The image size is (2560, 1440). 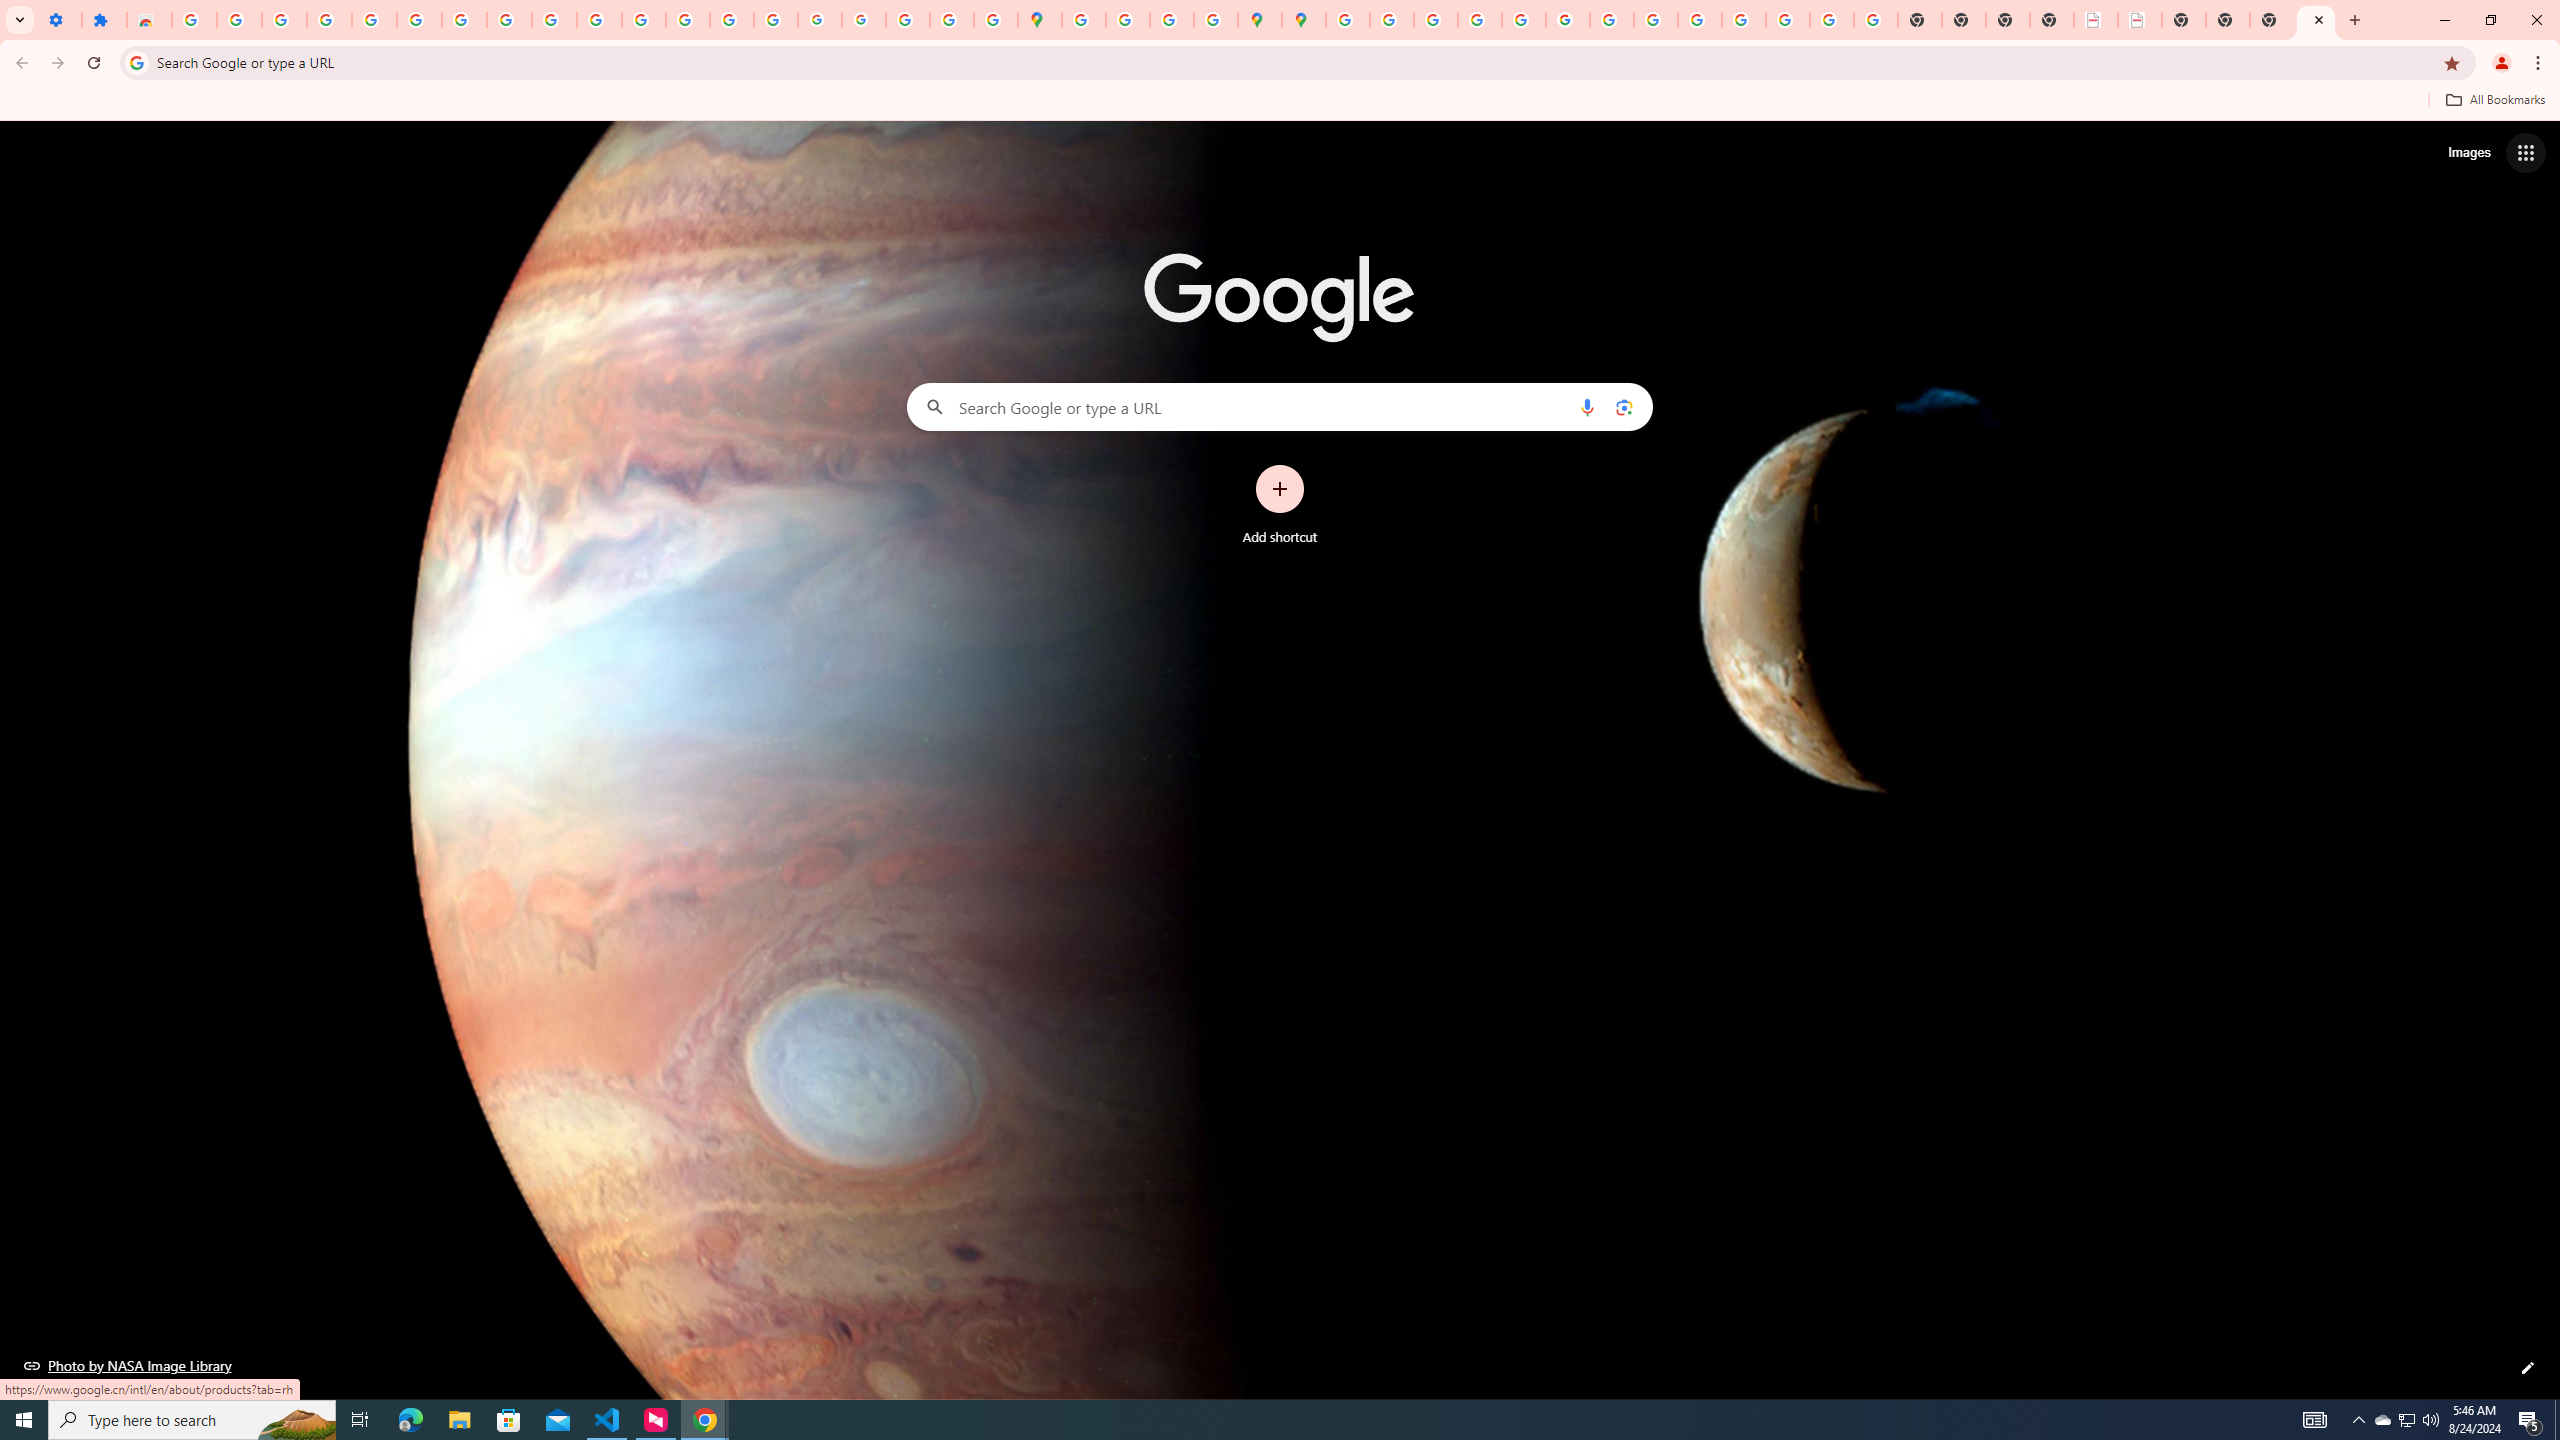 I want to click on 'BAE Systems Brasil | BAE Systems', so click(x=2140, y=19).